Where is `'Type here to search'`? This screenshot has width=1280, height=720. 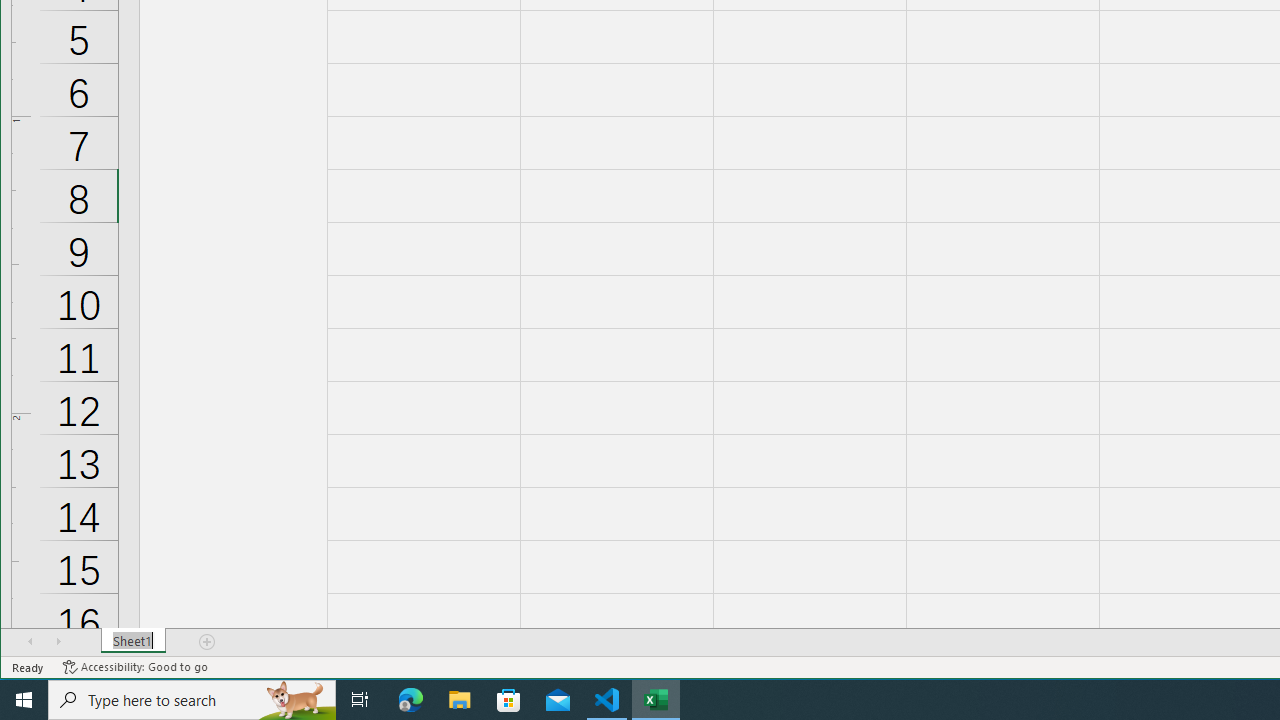 'Type here to search' is located at coordinates (192, 698).